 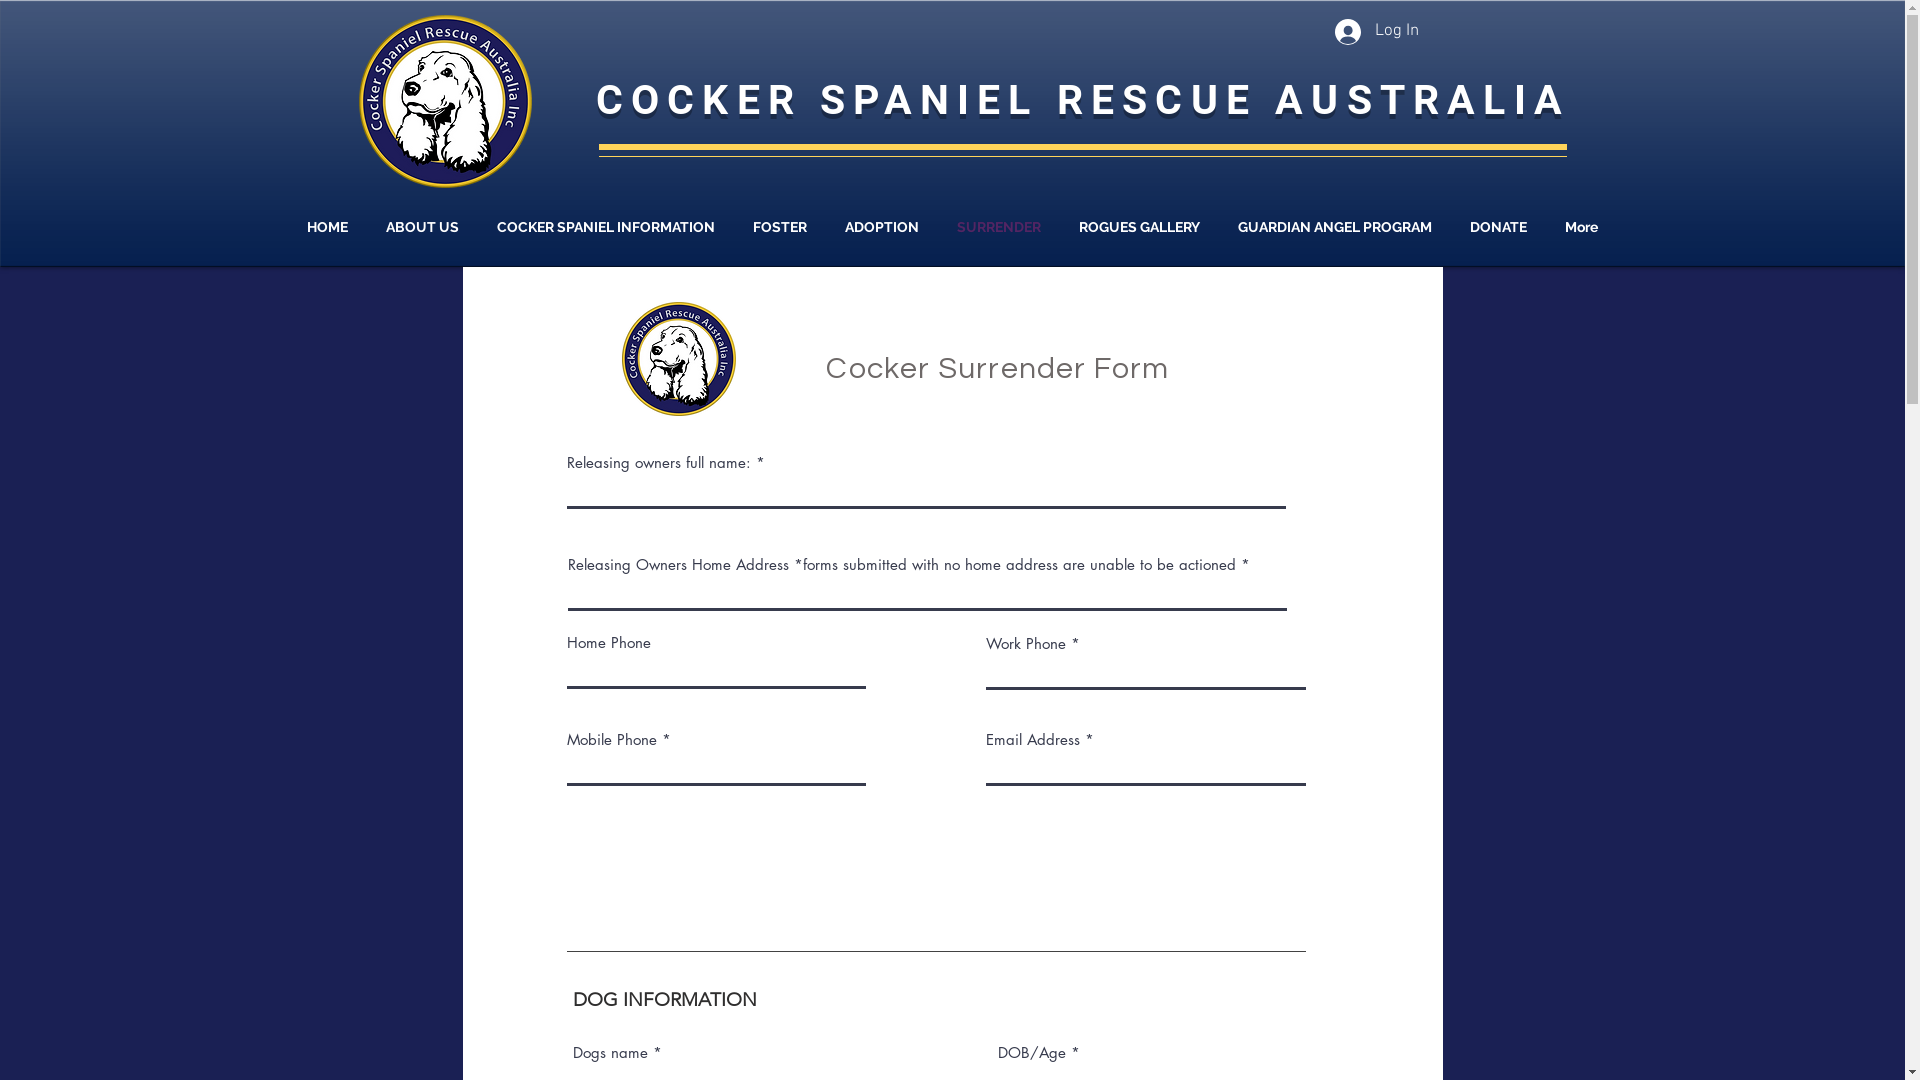 I want to click on 'ROGUES GALLERY', so click(x=1059, y=226).